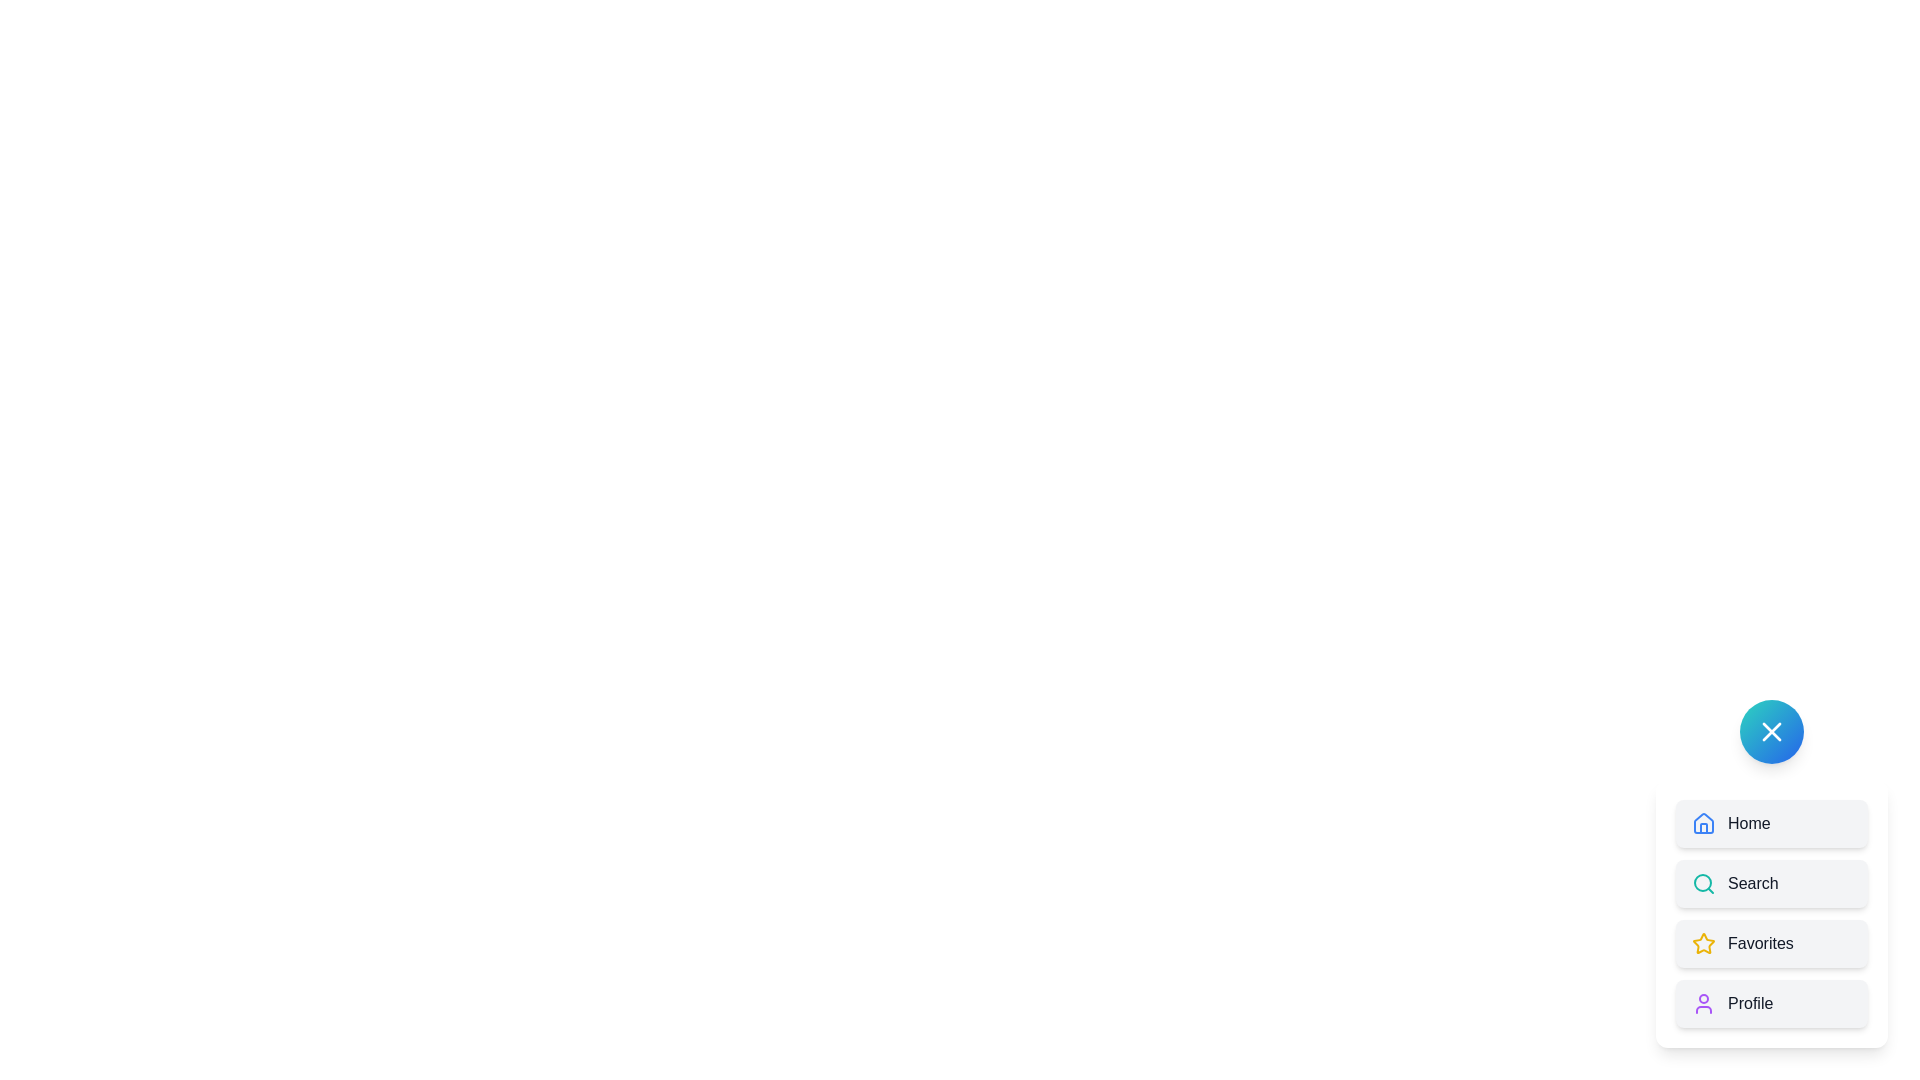  Describe the element at coordinates (1703, 943) in the screenshot. I see `the yellow star-shaped icon in the sidebar menu, located next to the 'Favorites' menu option` at that location.